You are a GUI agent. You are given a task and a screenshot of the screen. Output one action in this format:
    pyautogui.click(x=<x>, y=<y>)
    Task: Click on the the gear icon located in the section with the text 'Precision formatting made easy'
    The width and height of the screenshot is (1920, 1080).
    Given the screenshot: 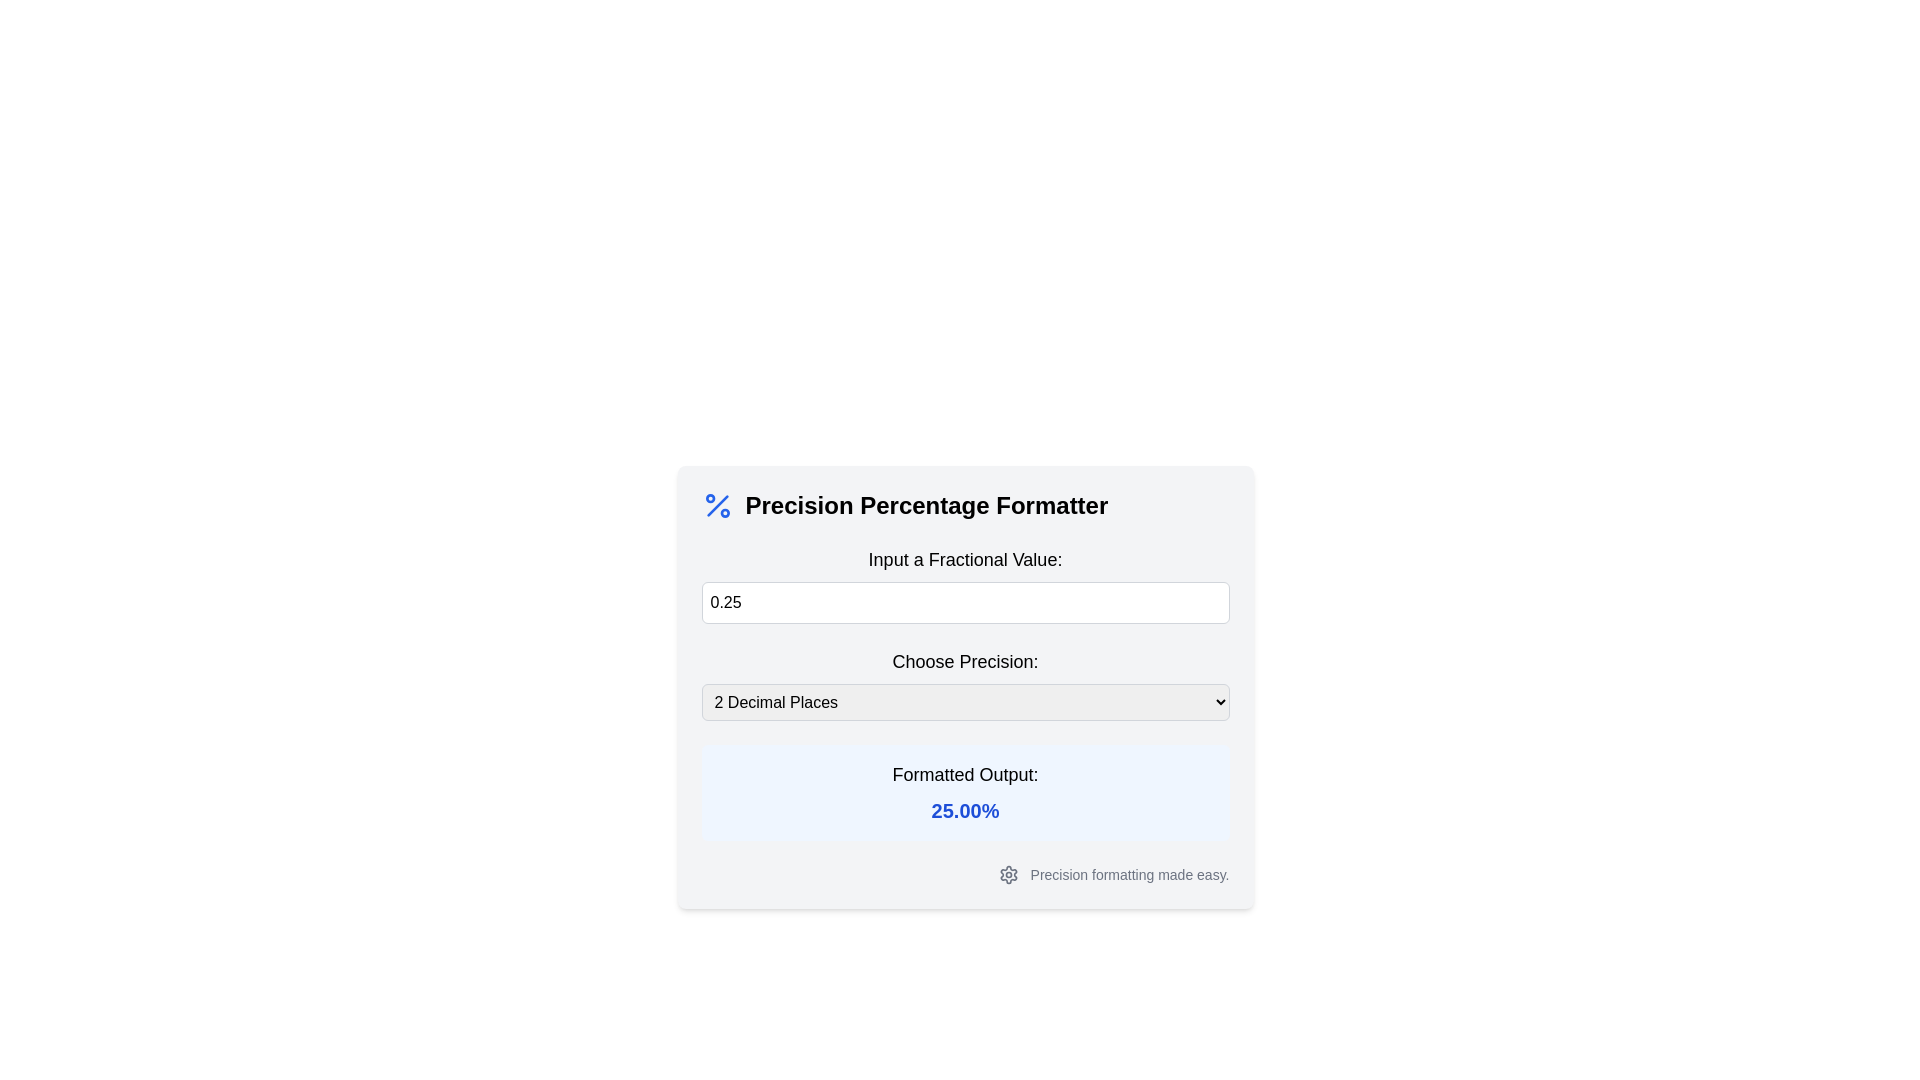 What is the action you would take?
    pyautogui.click(x=1008, y=874)
    